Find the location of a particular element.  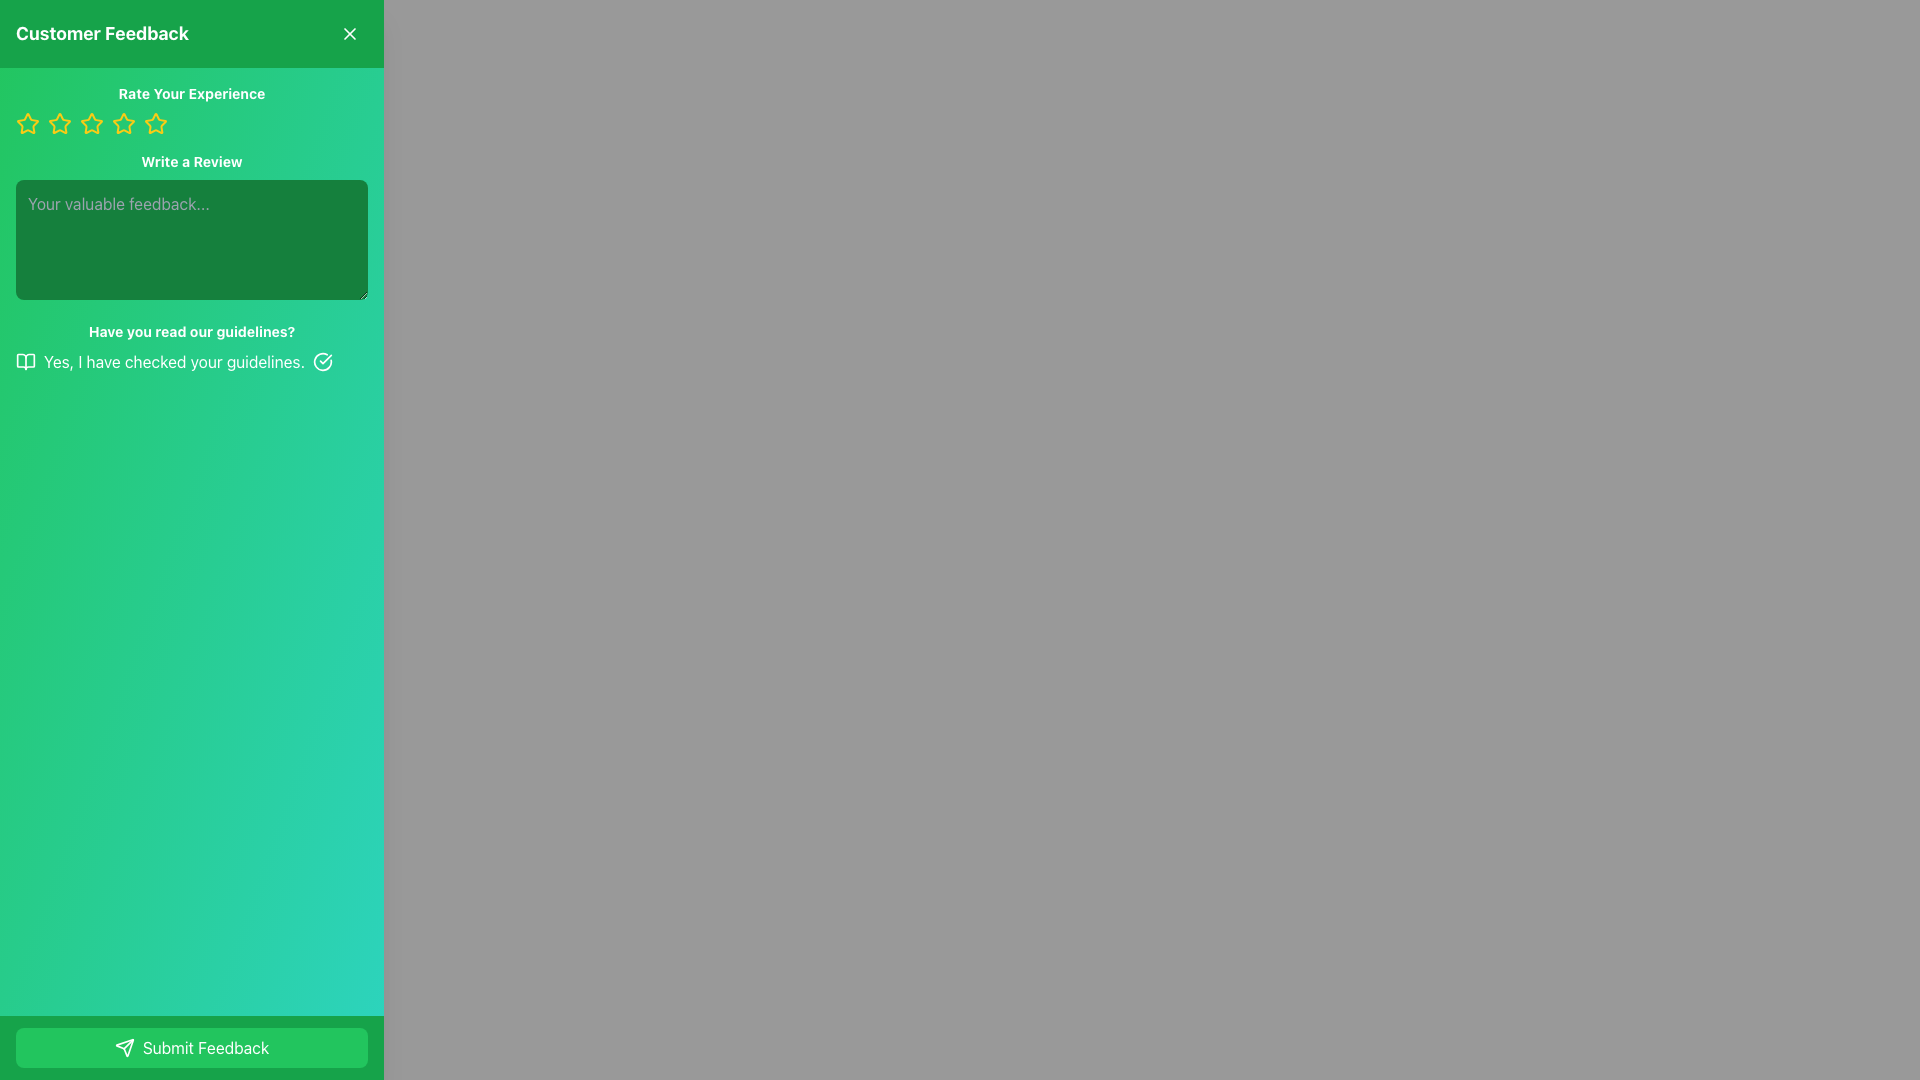

the fifth star-shaped rating icon with a yellow outline under the 'Rate Your Experience' section is located at coordinates (155, 123).